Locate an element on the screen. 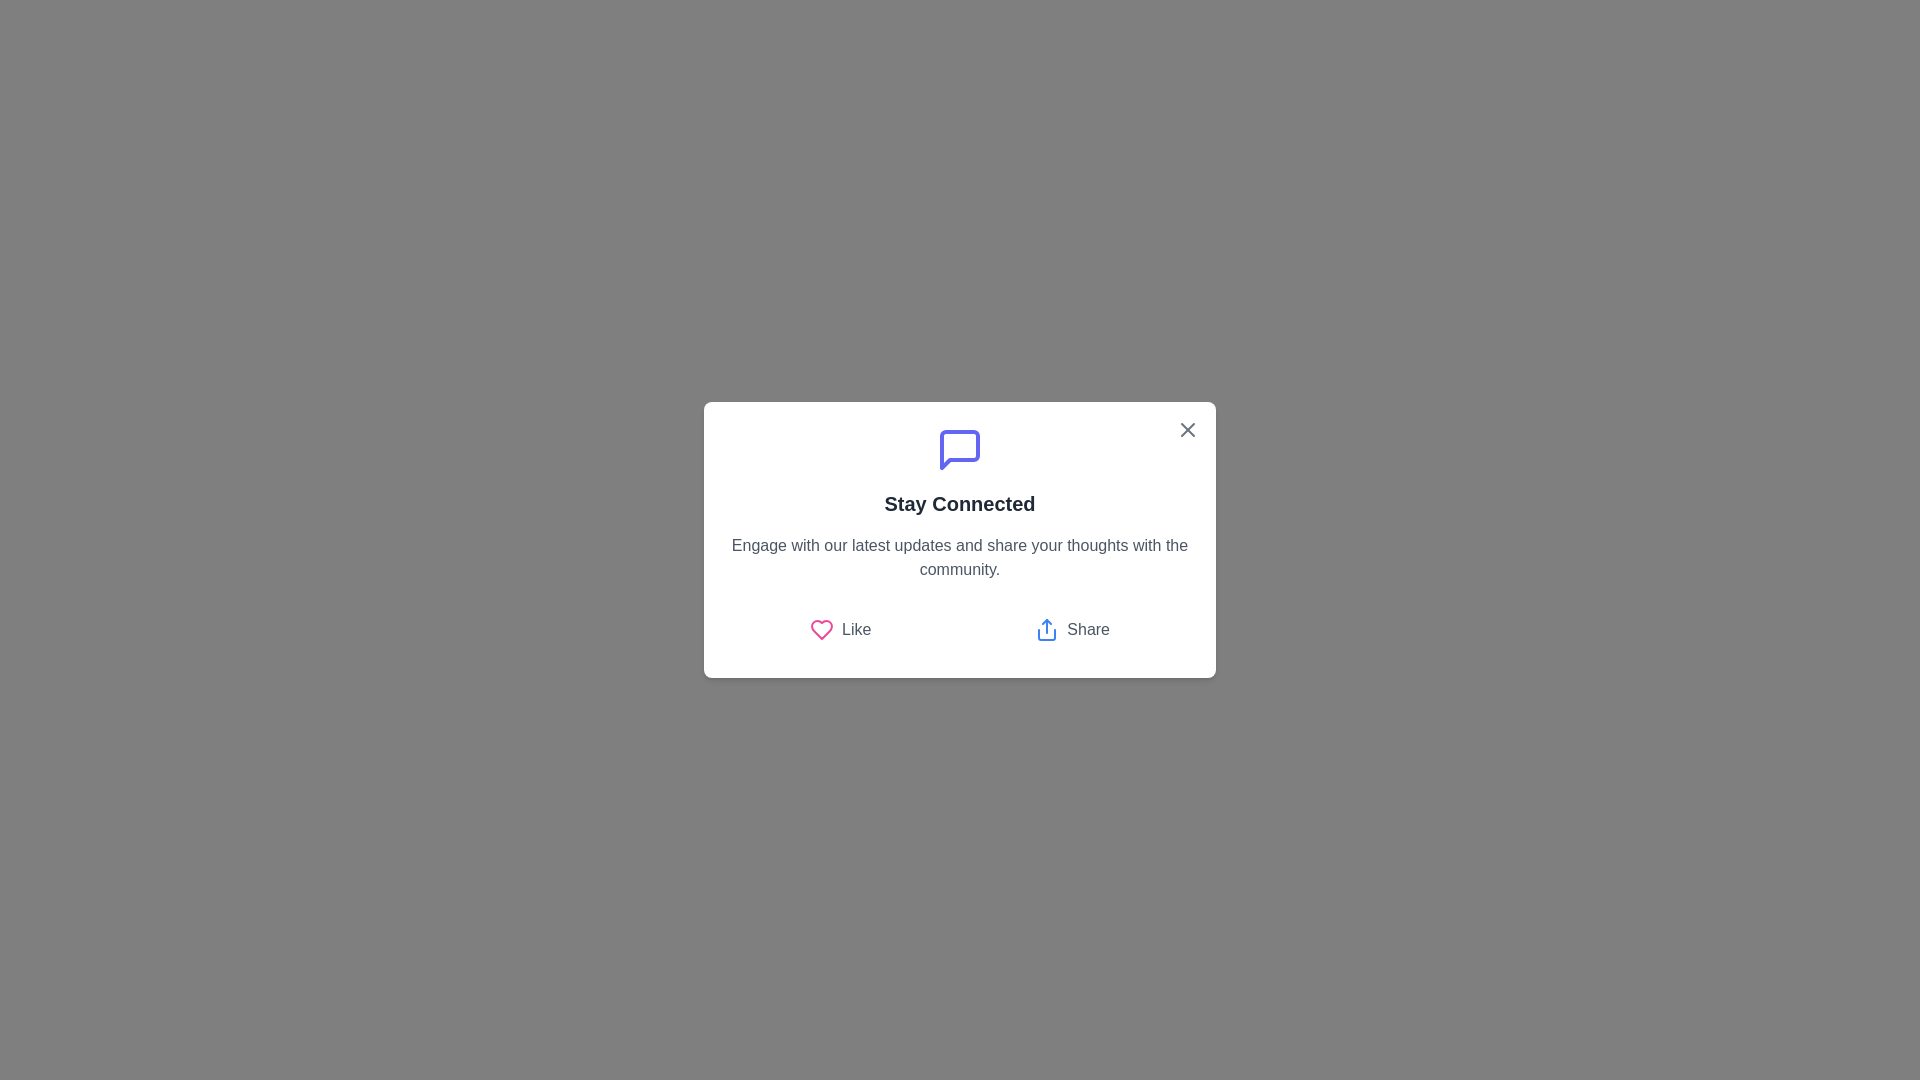 This screenshot has height=1080, width=1920. the close button to close the dialog is located at coordinates (1188, 428).